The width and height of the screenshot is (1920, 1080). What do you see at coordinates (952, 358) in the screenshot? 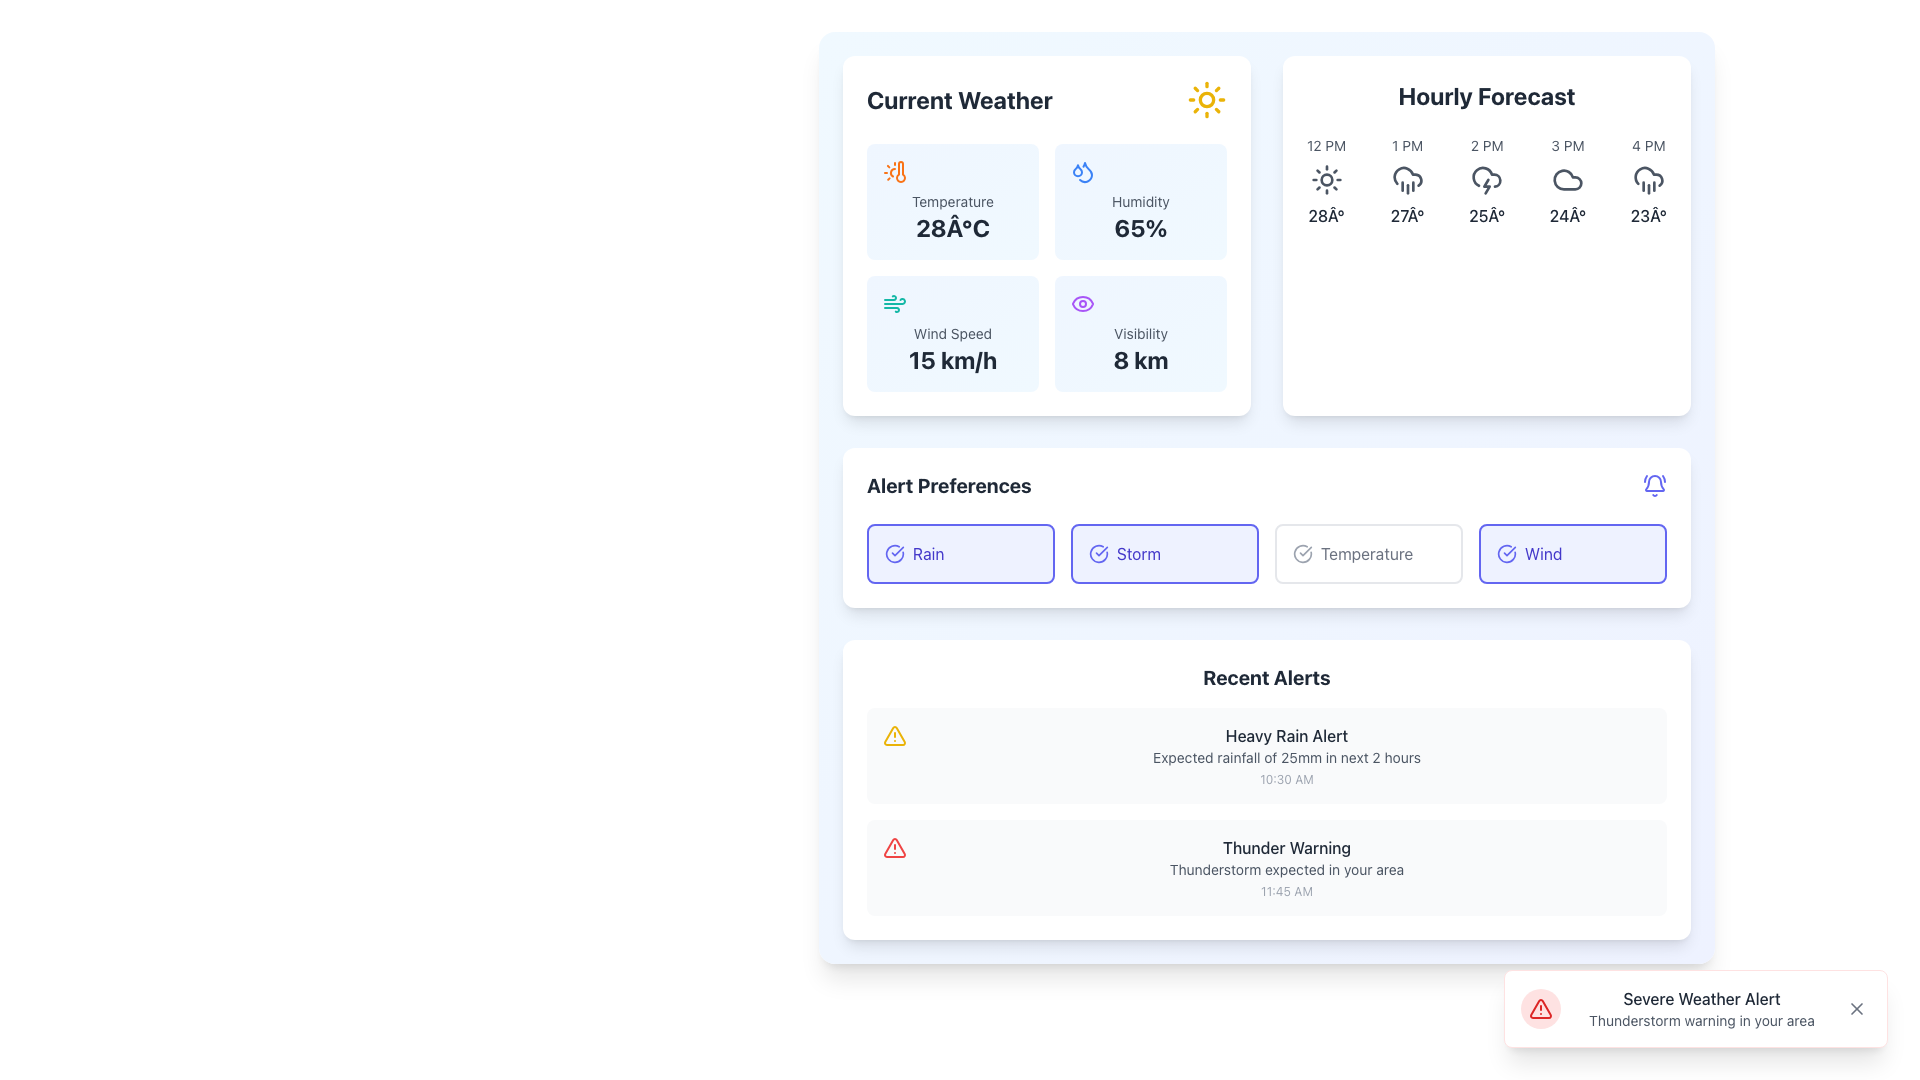
I see `the Text display that shows the current wind speed in kilometers per hour` at bounding box center [952, 358].